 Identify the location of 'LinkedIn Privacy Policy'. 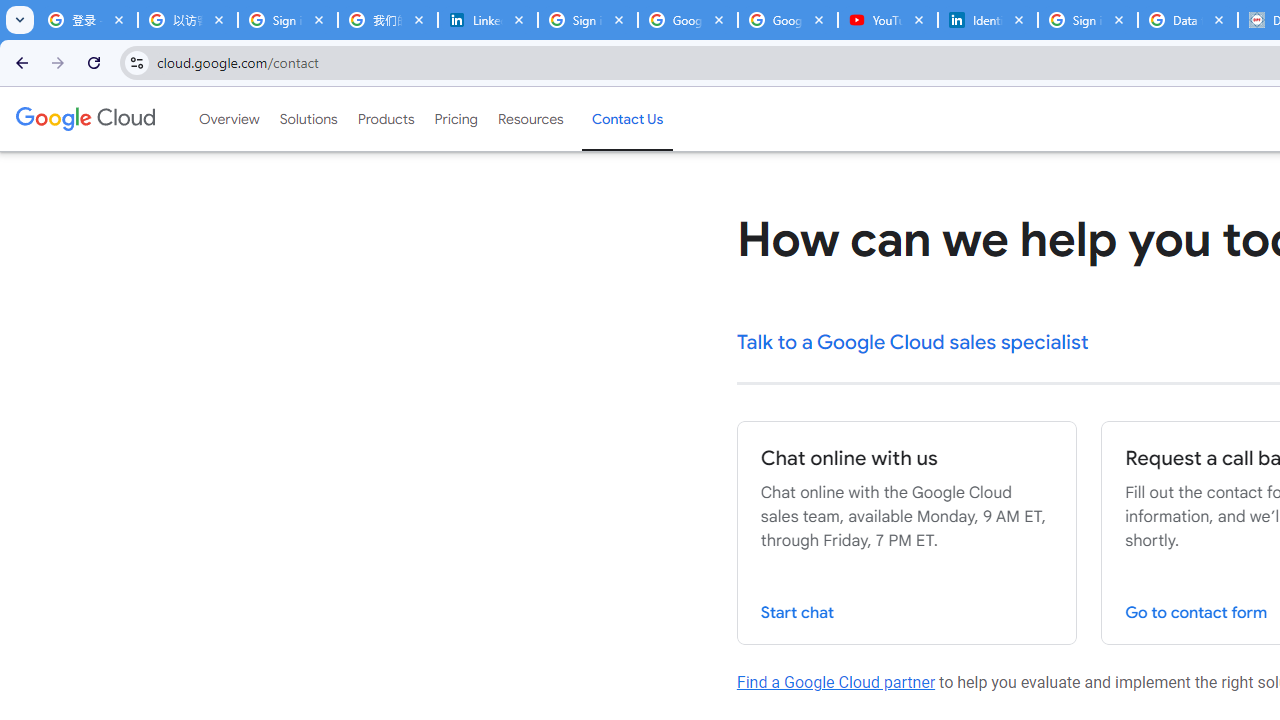
(487, 20).